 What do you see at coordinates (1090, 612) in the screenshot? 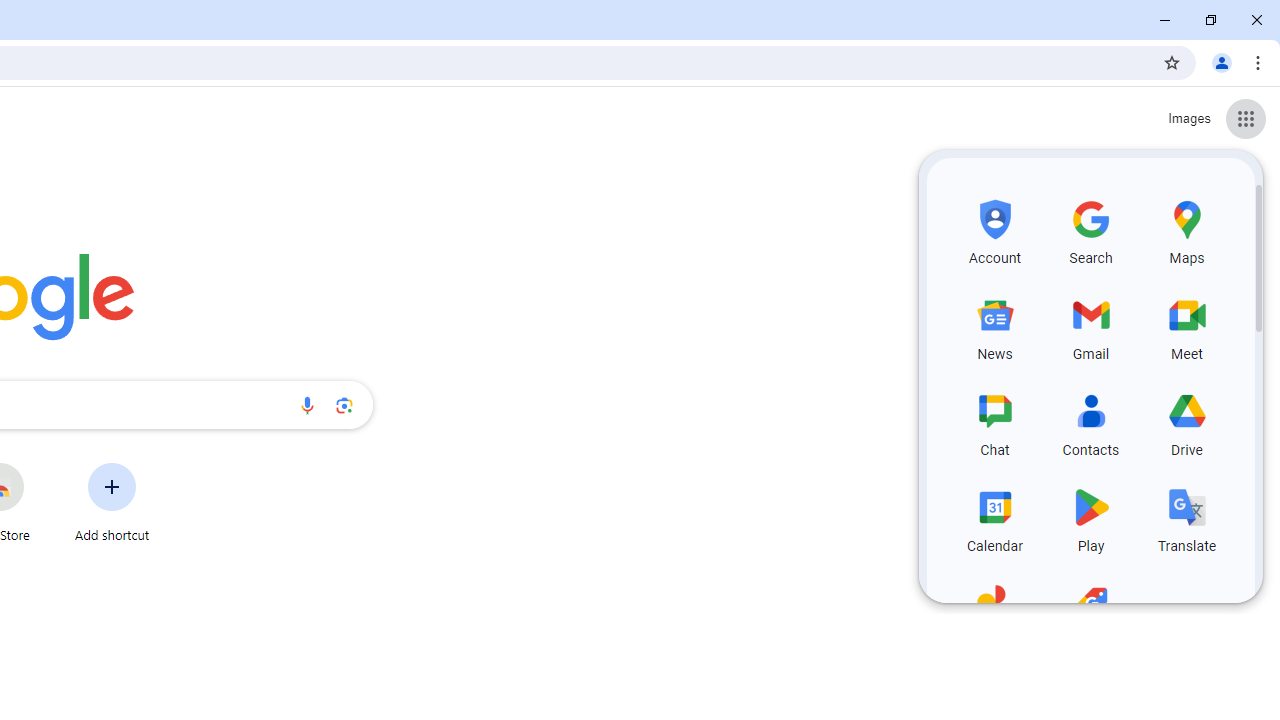
I see `'Shopping, row 5 of 5 and column 2 of 3 in the first section'` at bounding box center [1090, 612].